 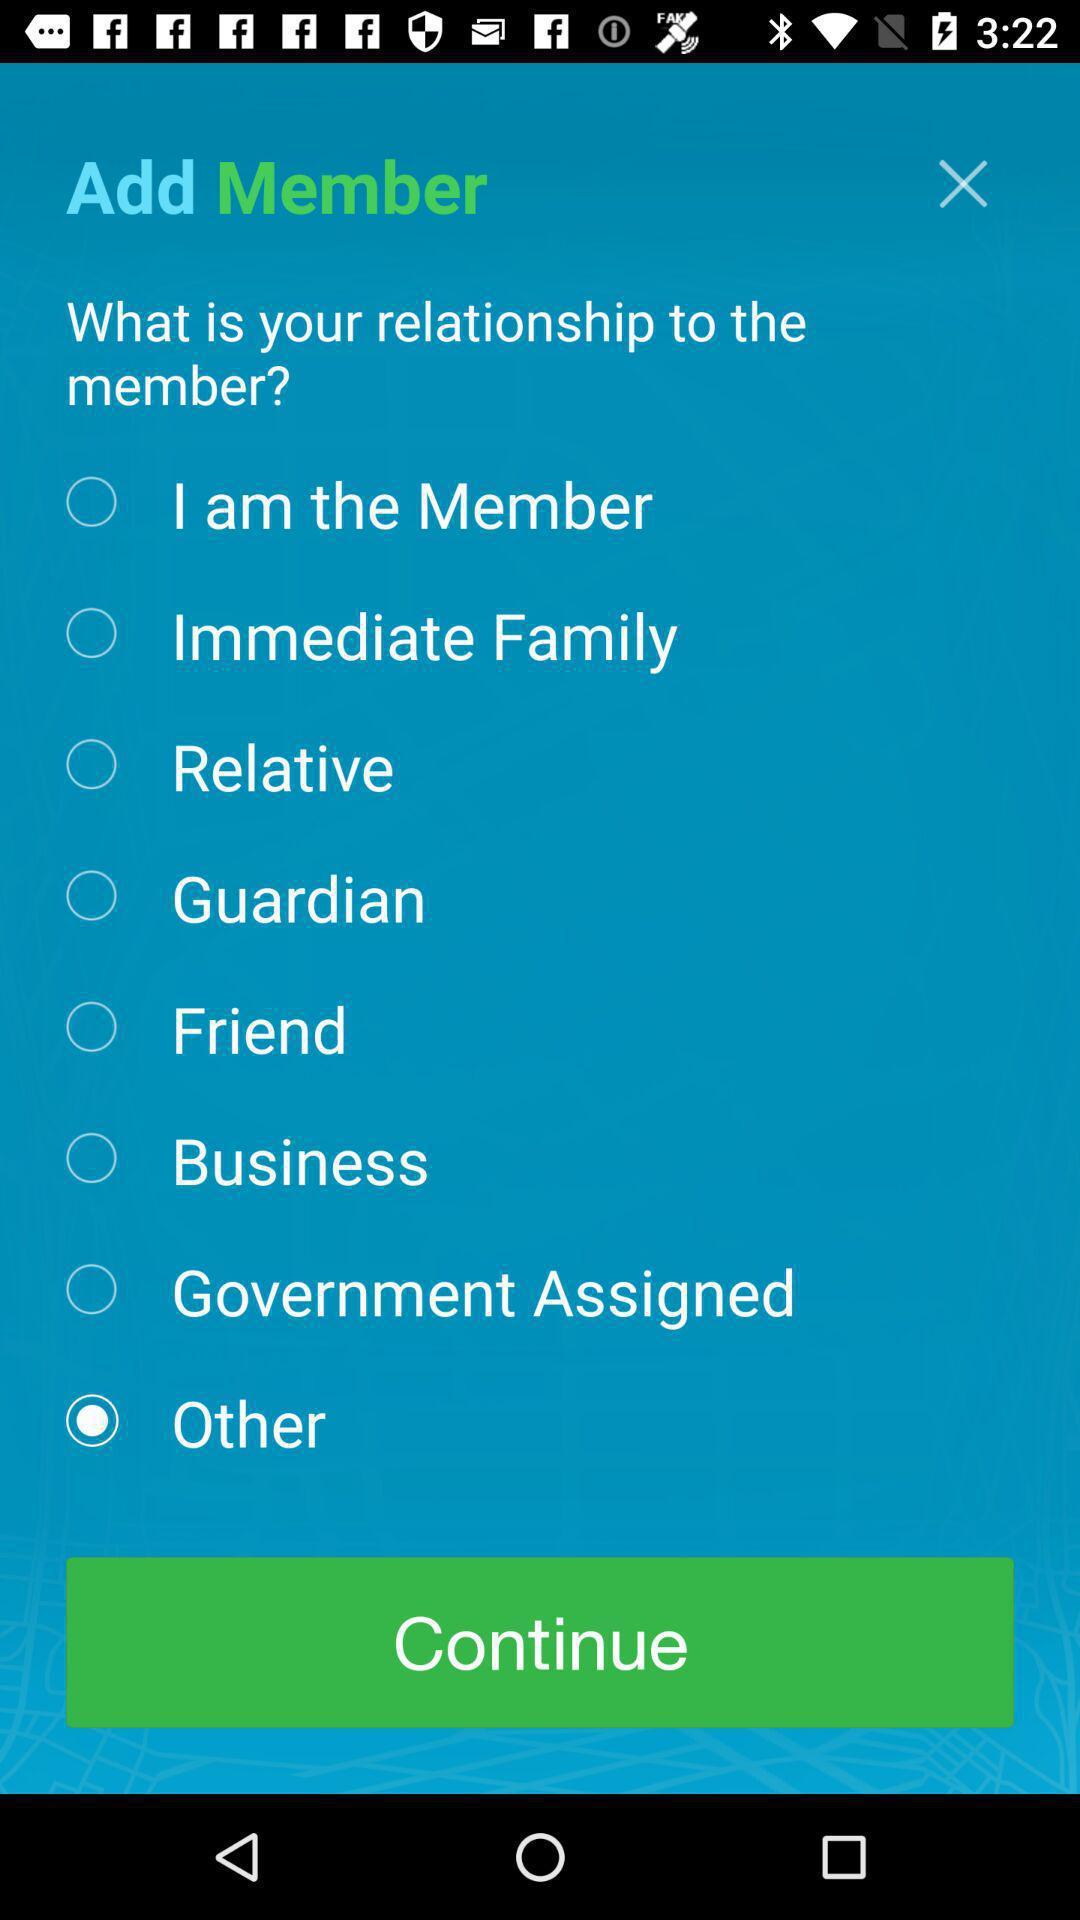 What do you see at coordinates (483, 1290) in the screenshot?
I see `government assigned item` at bounding box center [483, 1290].